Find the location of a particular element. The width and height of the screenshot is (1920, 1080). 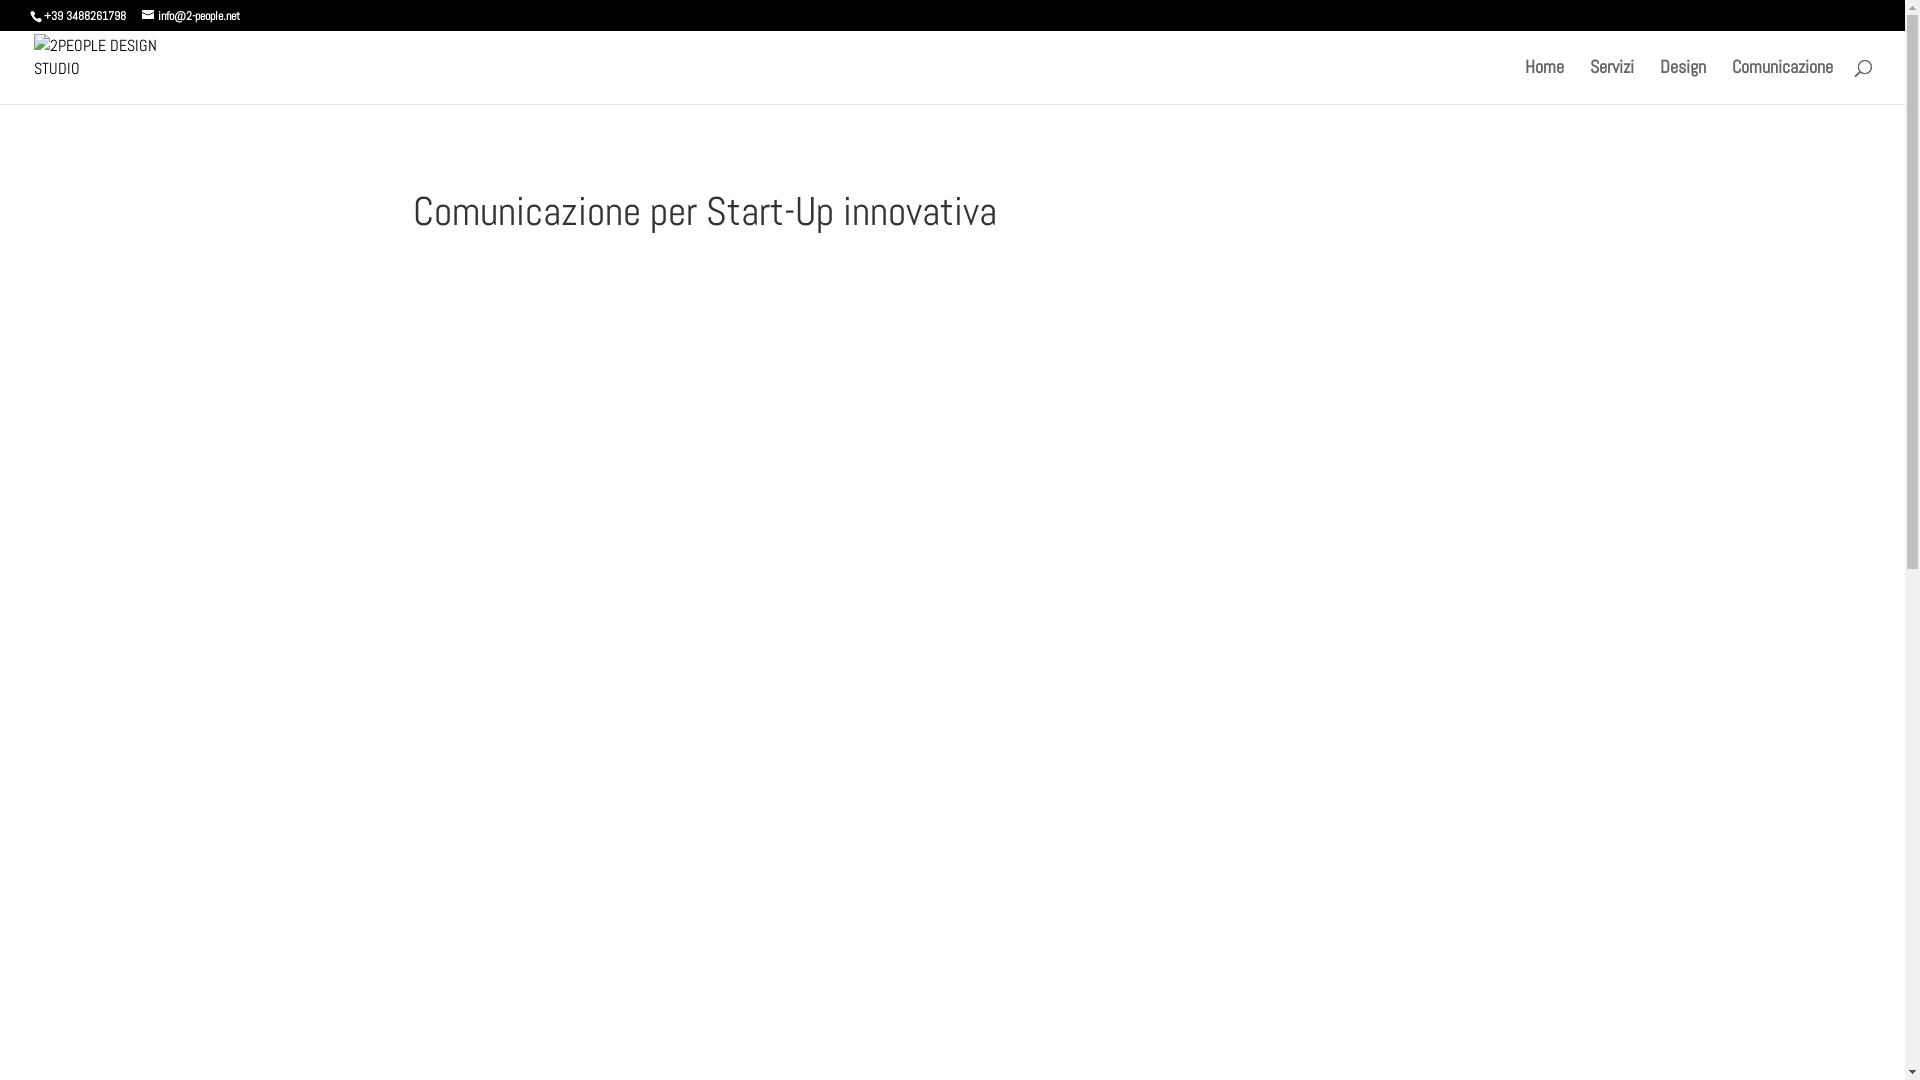

'Servizi' is located at coordinates (1612, 80).